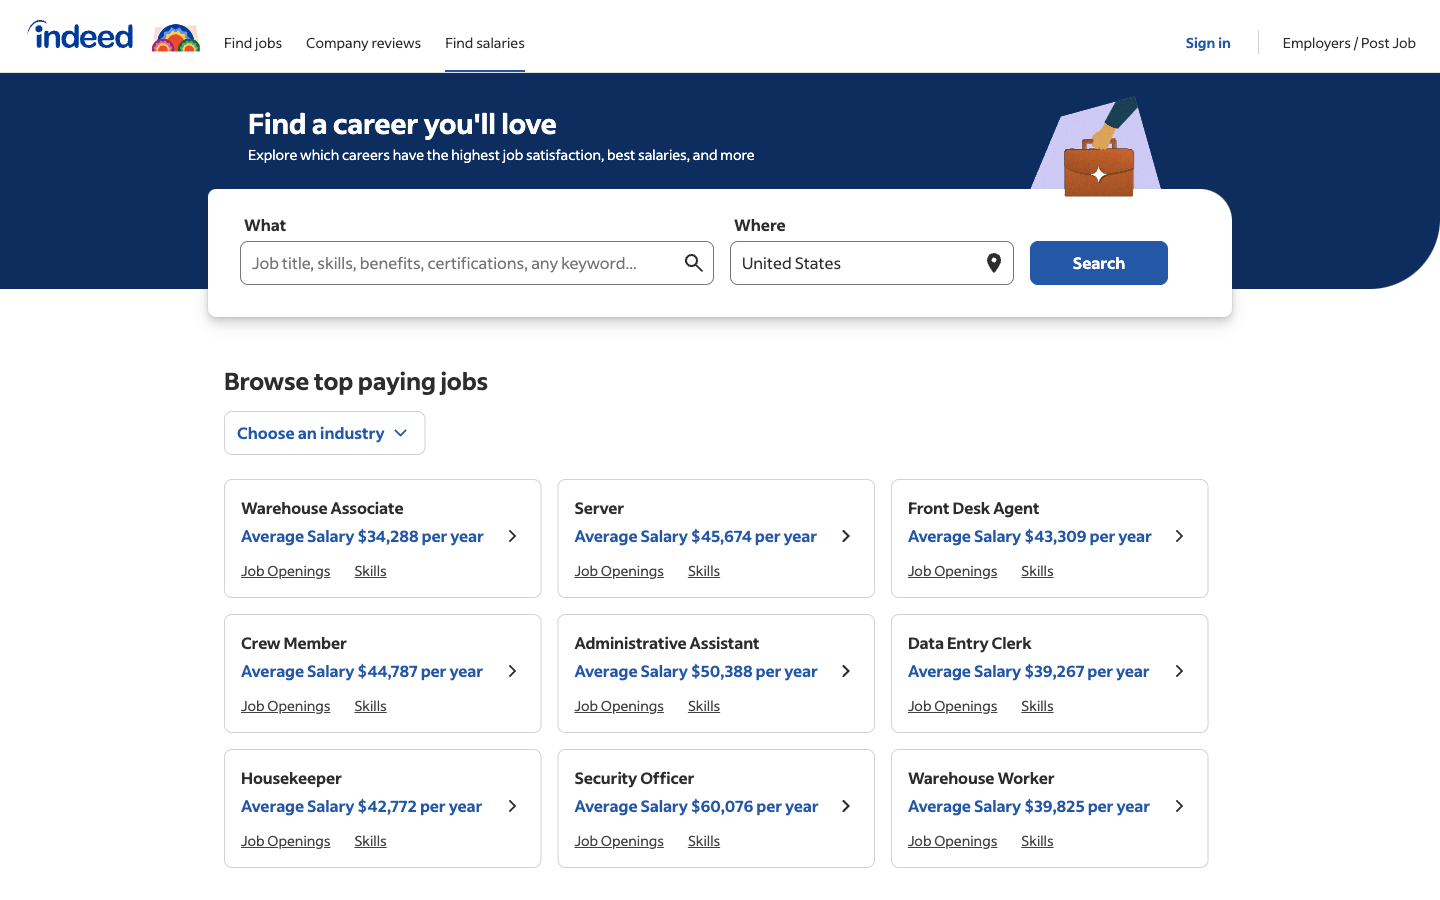 Image resolution: width=1440 pixels, height=900 pixels. Describe the element at coordinates (1209, 34) in the screenshot. I see `Transition to the Sign In Screen` at that location.